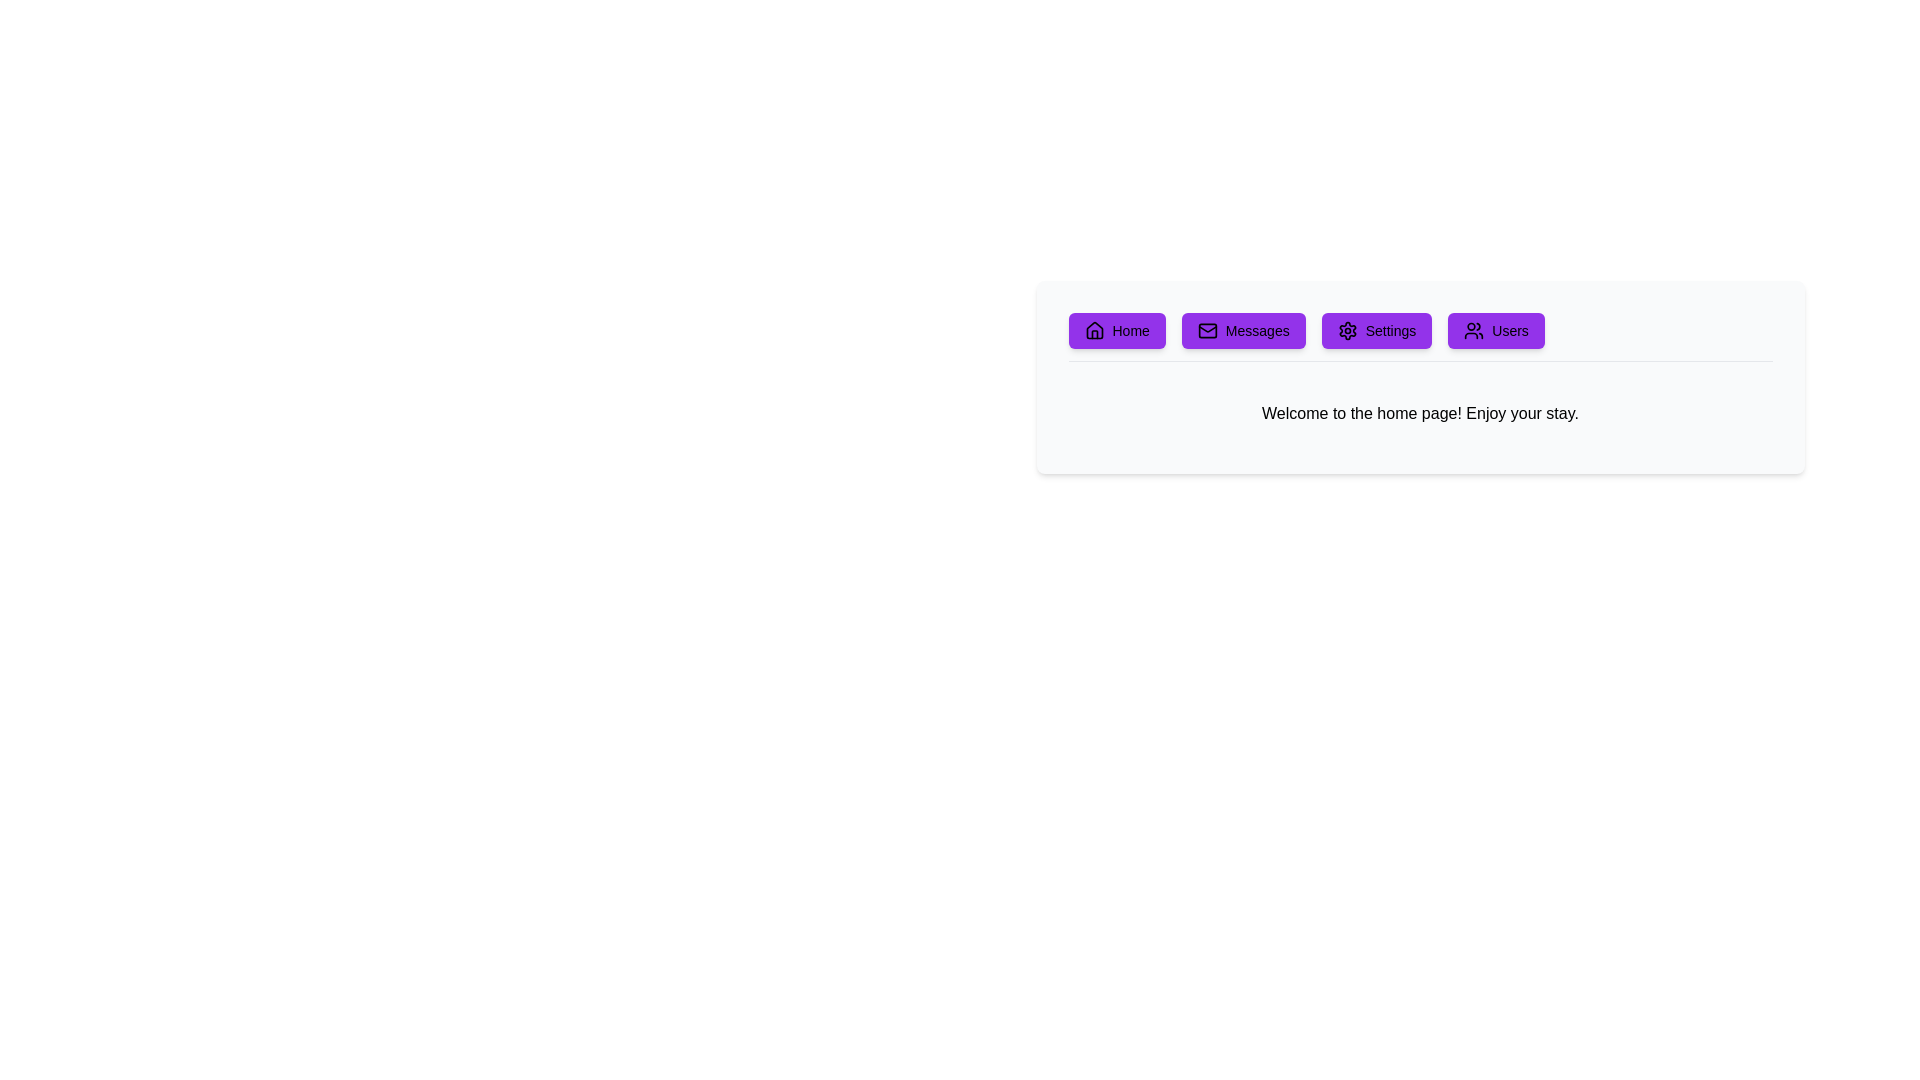  Describe the element at coordinates (1242, 330) in the screenshot. I see `the 'Messages' navigation button located between the 'Home' and 'Settings' buttons` at that location.